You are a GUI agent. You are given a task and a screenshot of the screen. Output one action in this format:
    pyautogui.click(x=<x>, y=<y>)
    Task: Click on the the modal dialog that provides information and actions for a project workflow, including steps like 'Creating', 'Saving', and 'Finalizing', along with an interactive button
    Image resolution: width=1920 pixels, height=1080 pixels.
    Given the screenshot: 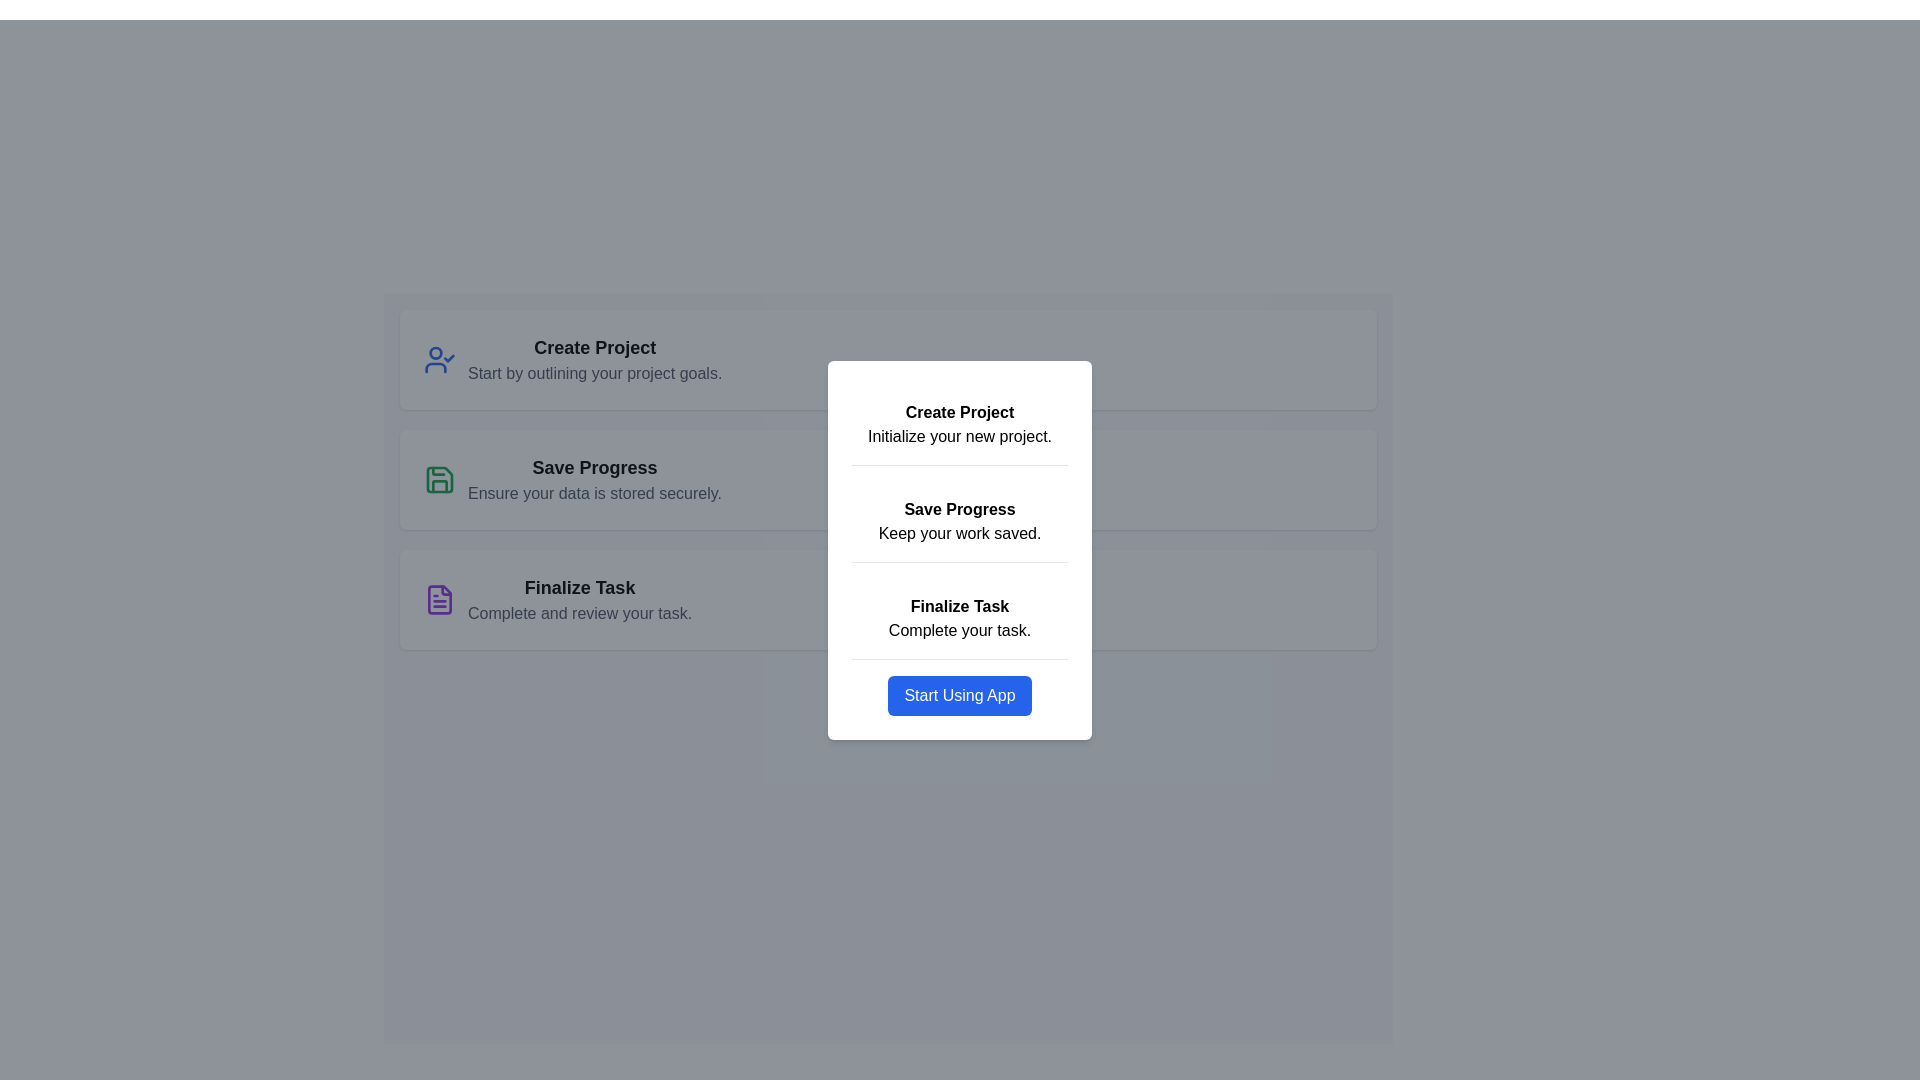 What is the action you would take?
    pyautogui.click(x=960, y=550)
    